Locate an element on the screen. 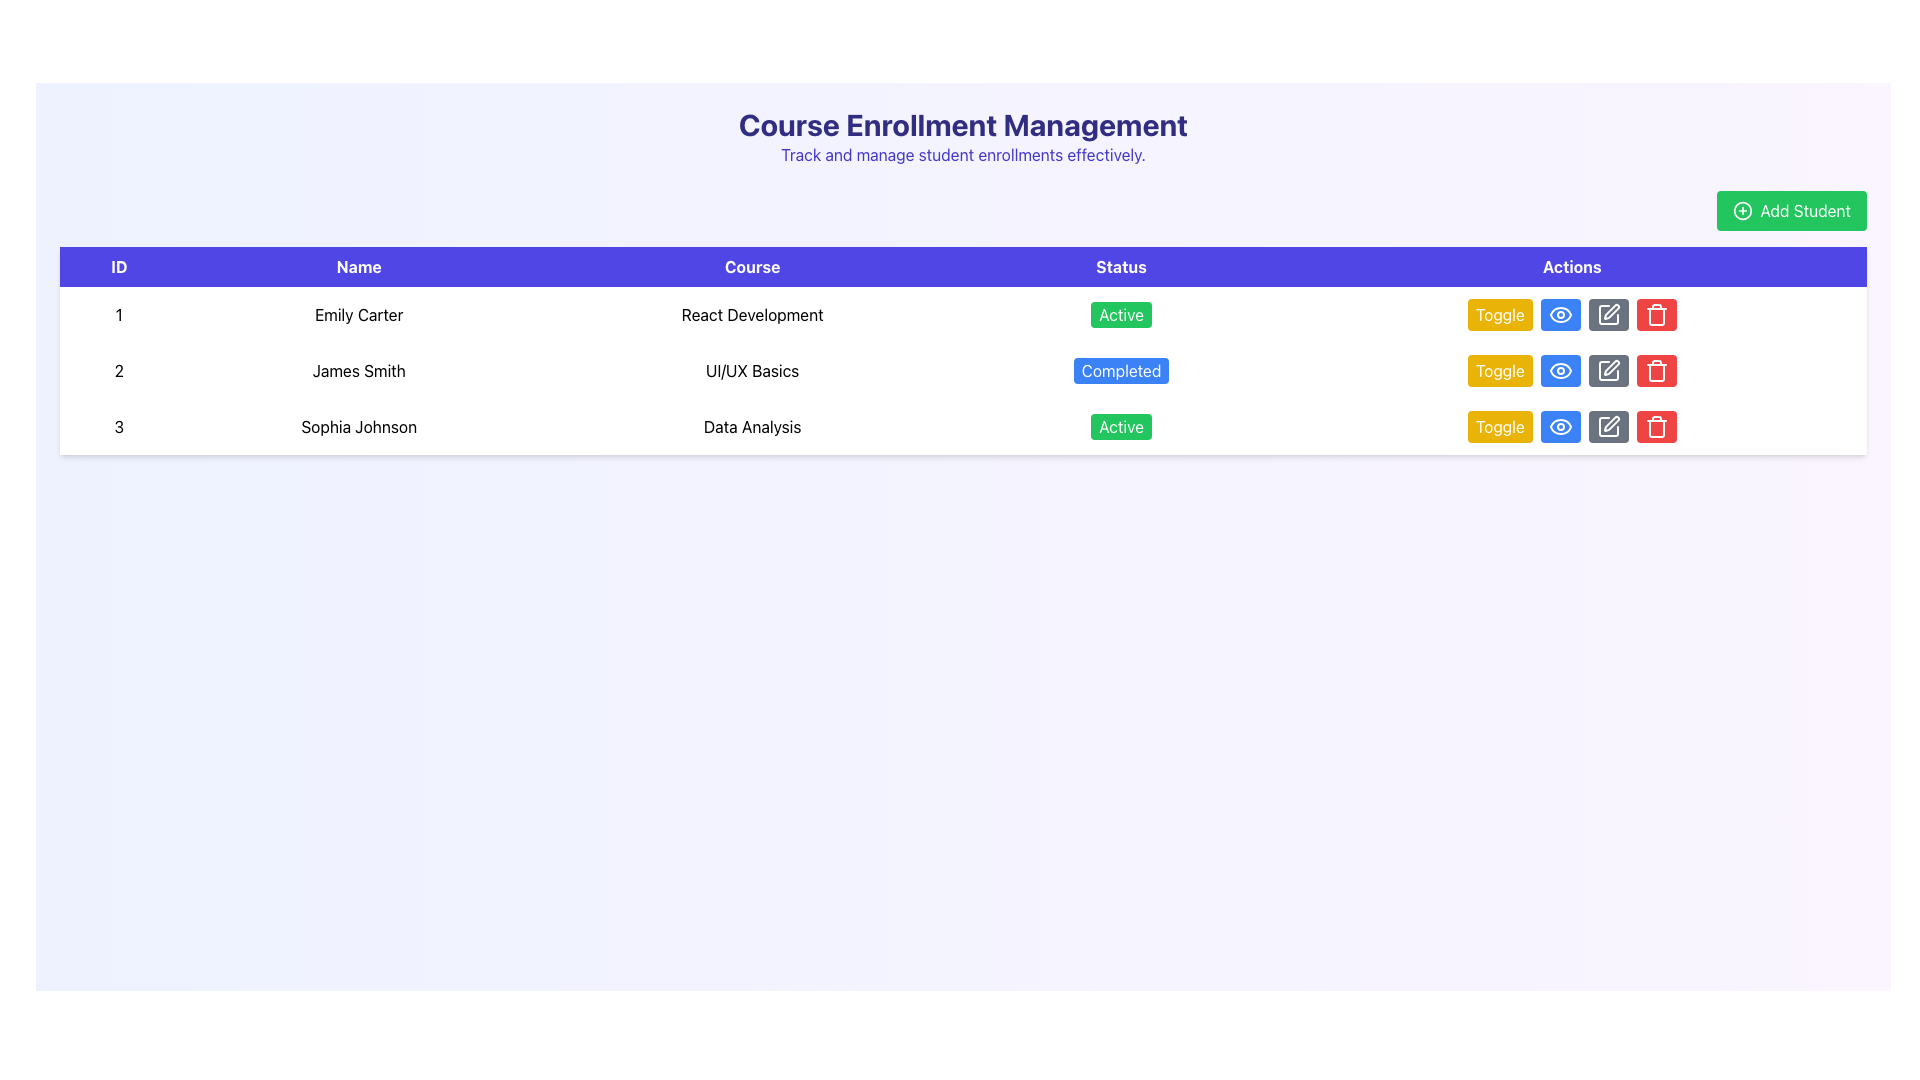 Image resolution: width=1920 pixels, height=1080 pixels. the identifier text cell located in the last row of the data table, which is positioned directly left of the 'Sophia Johnson' text in the Name column is located at coordinates (118, 426).